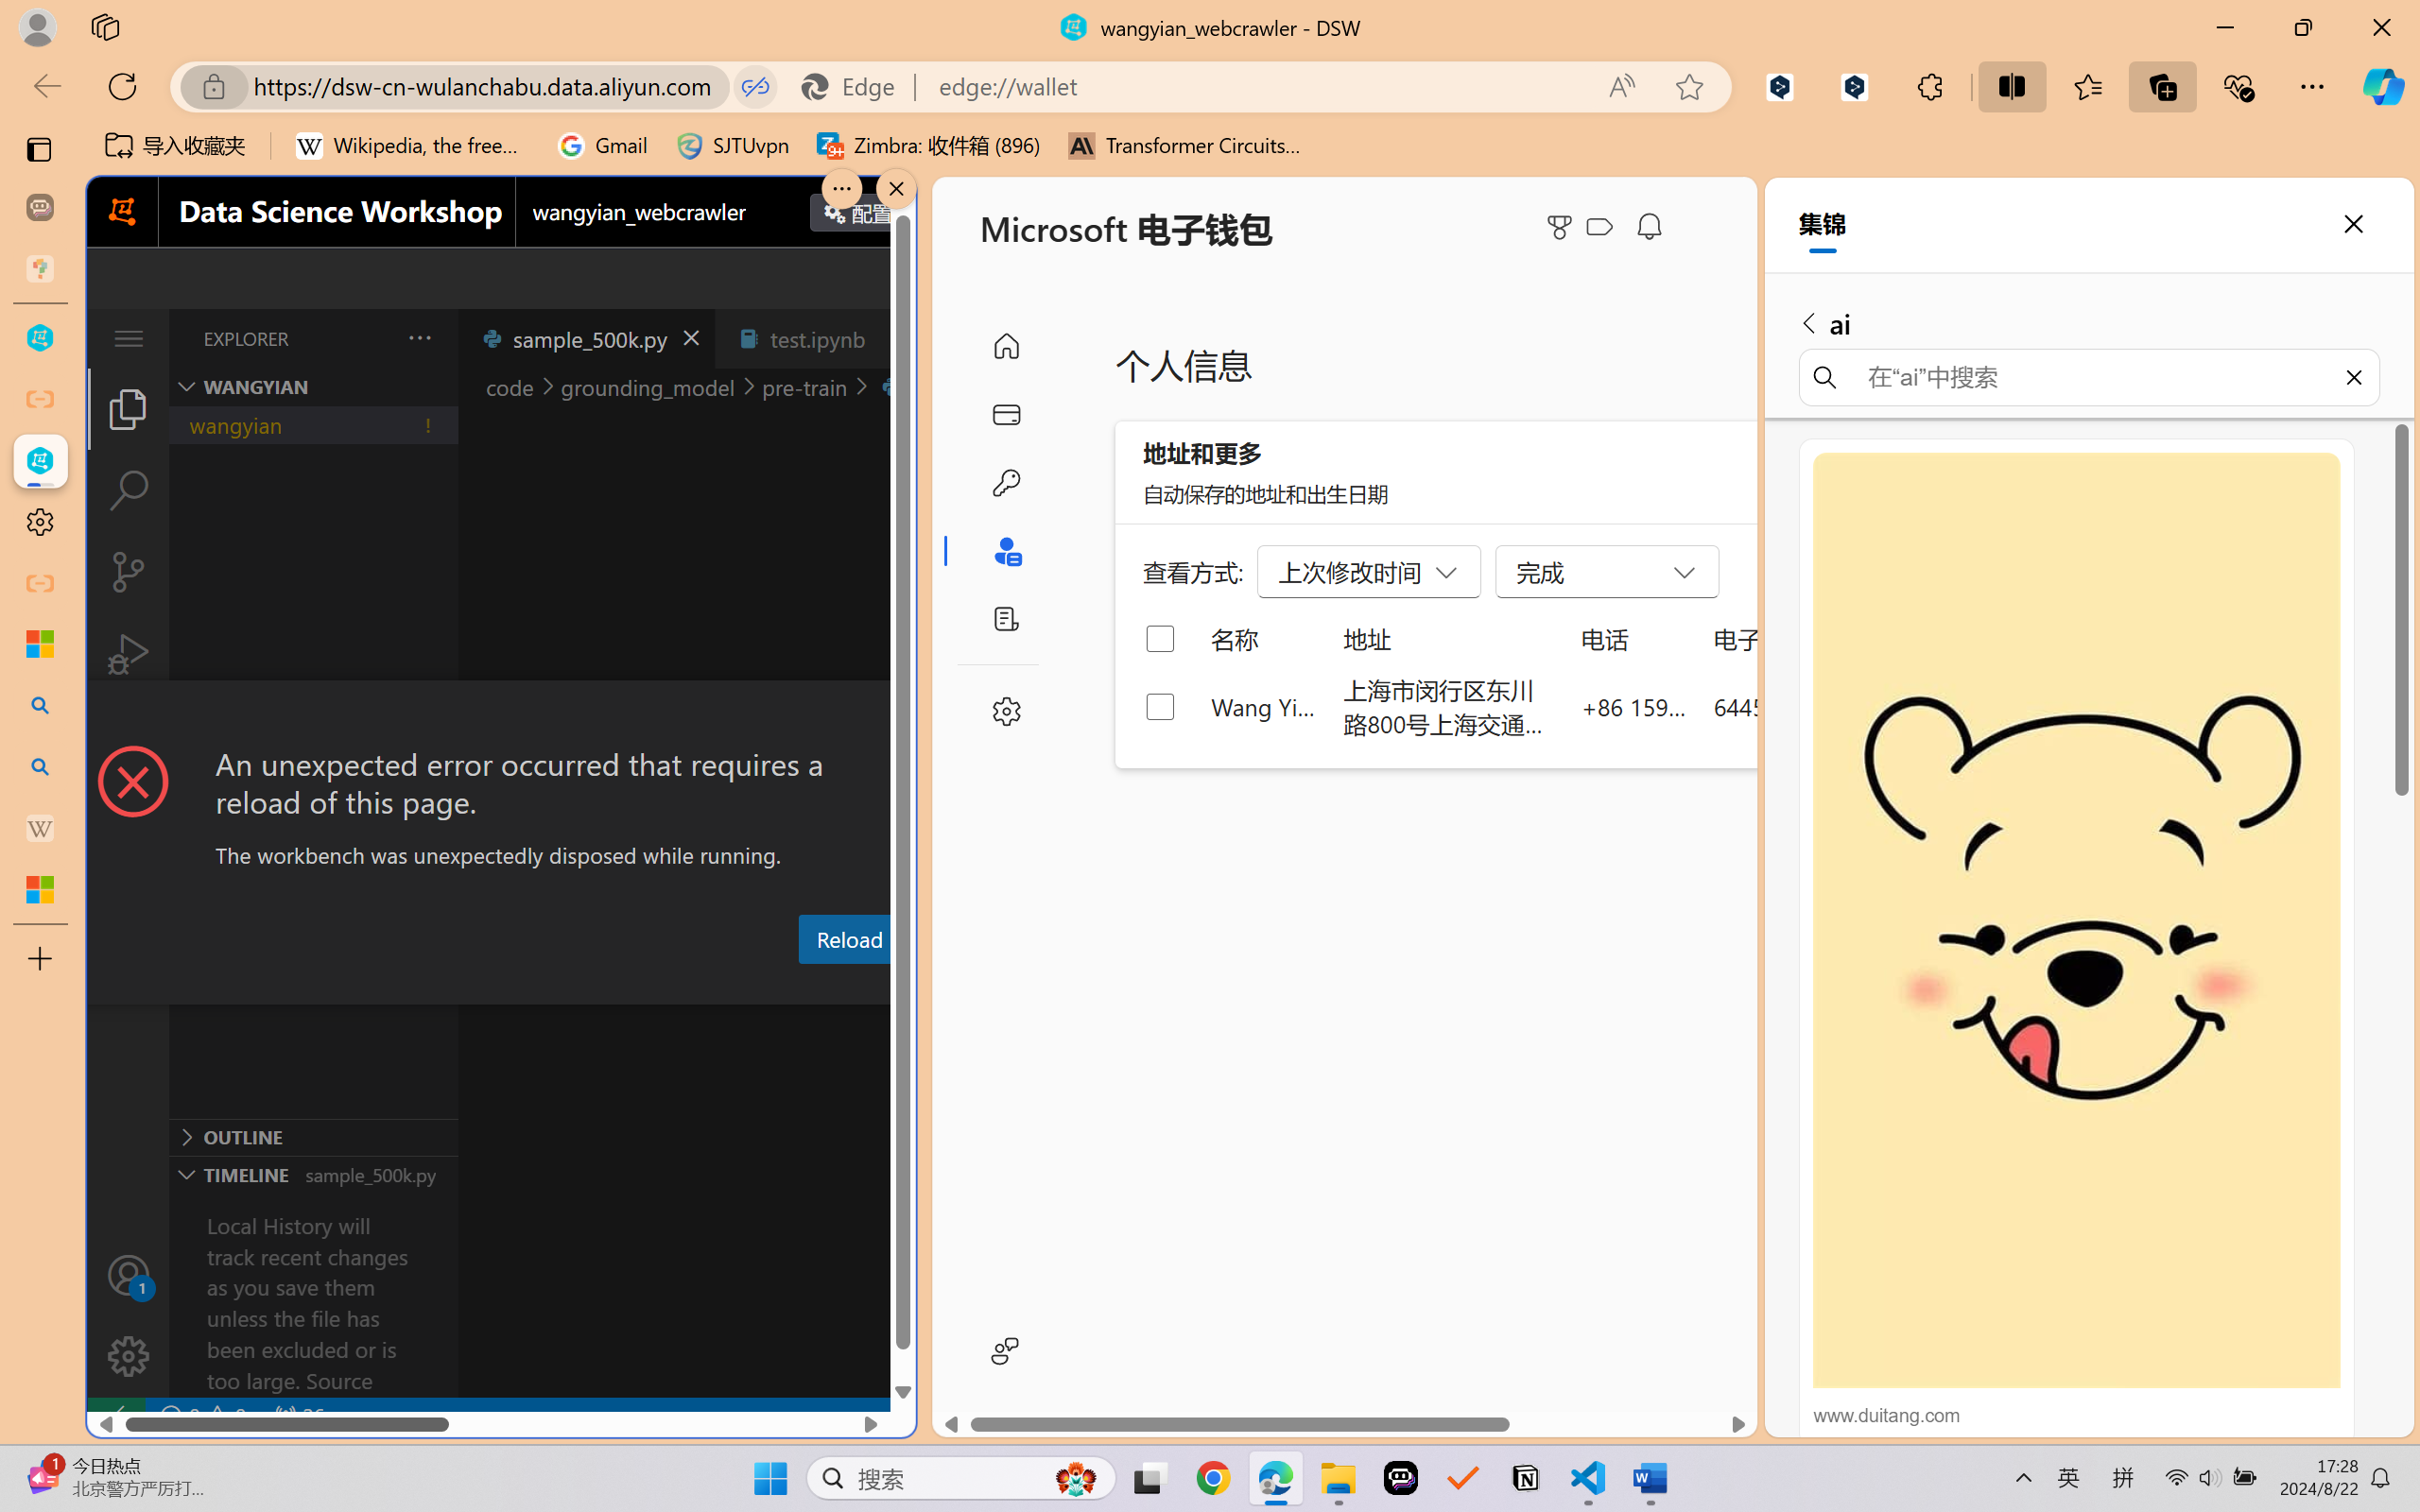  I want to click on 'Debug Console (Ctrl+Shift+Y)', so click(807, 986).